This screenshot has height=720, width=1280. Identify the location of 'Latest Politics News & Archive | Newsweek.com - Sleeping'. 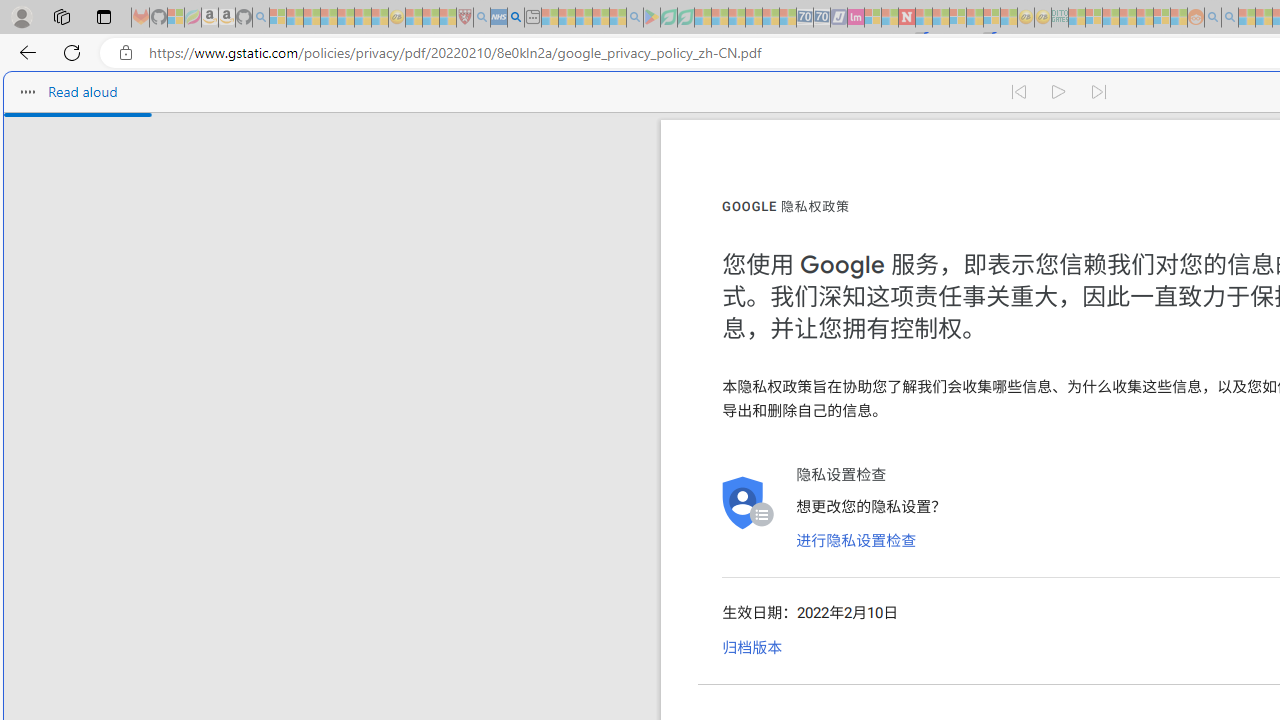
(905, 17).